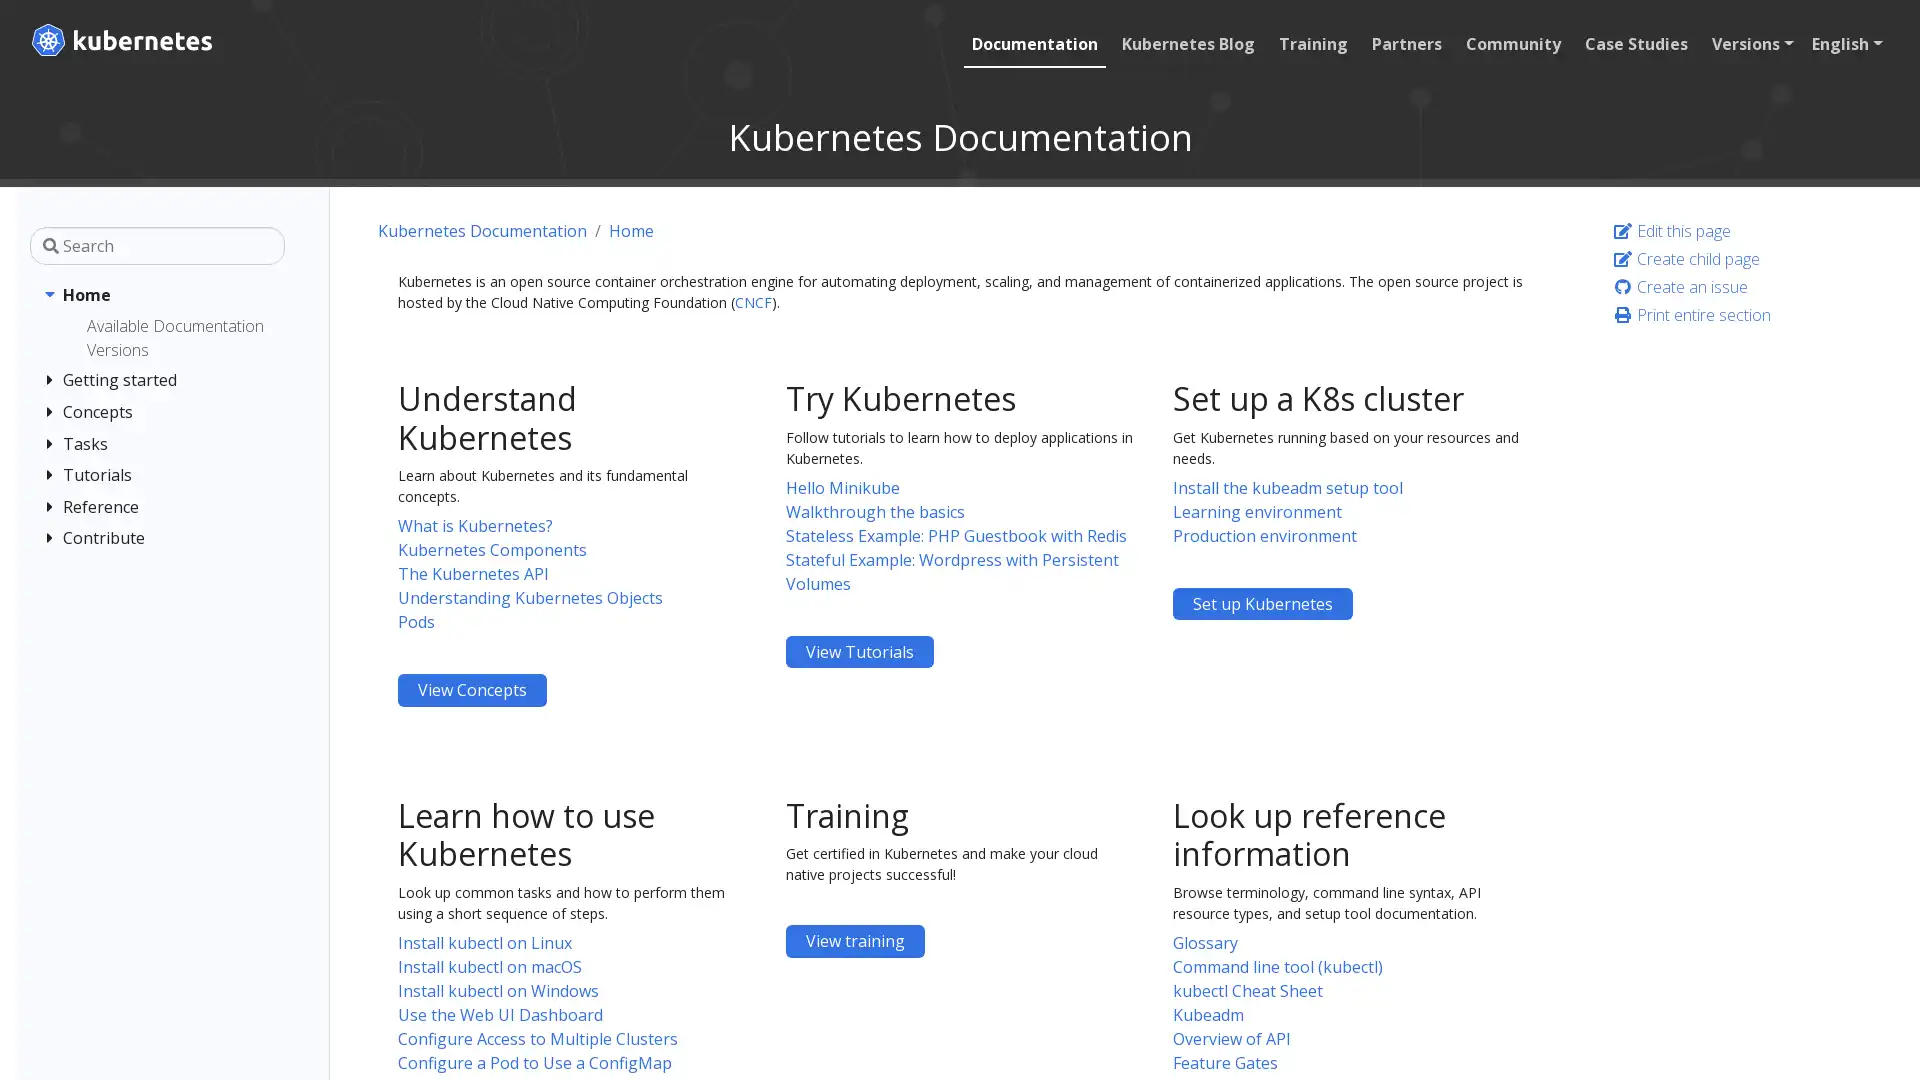  I want to click on Set up a K8s cluster, so click(1261, 602).